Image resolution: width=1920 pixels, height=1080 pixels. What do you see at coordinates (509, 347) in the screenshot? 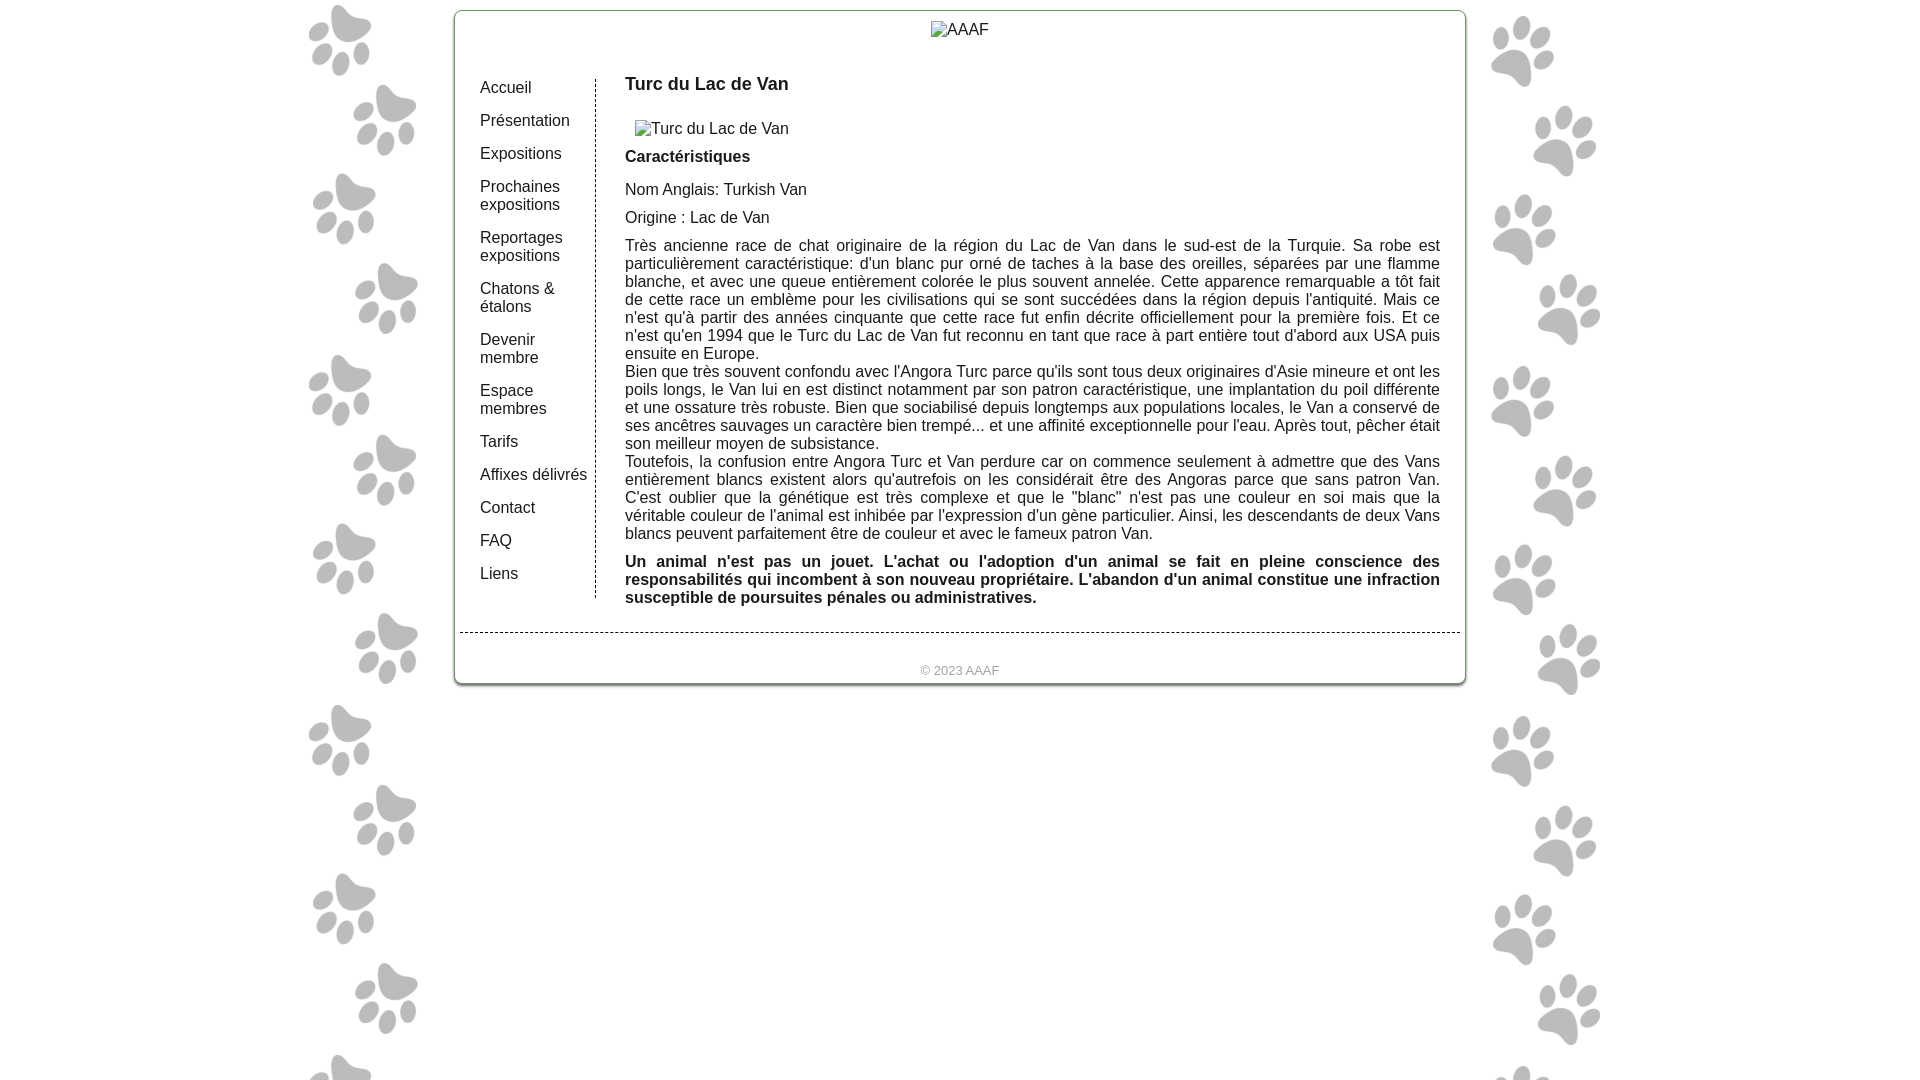
I see `'Devenir membre'` at bounding box center [509, 347].